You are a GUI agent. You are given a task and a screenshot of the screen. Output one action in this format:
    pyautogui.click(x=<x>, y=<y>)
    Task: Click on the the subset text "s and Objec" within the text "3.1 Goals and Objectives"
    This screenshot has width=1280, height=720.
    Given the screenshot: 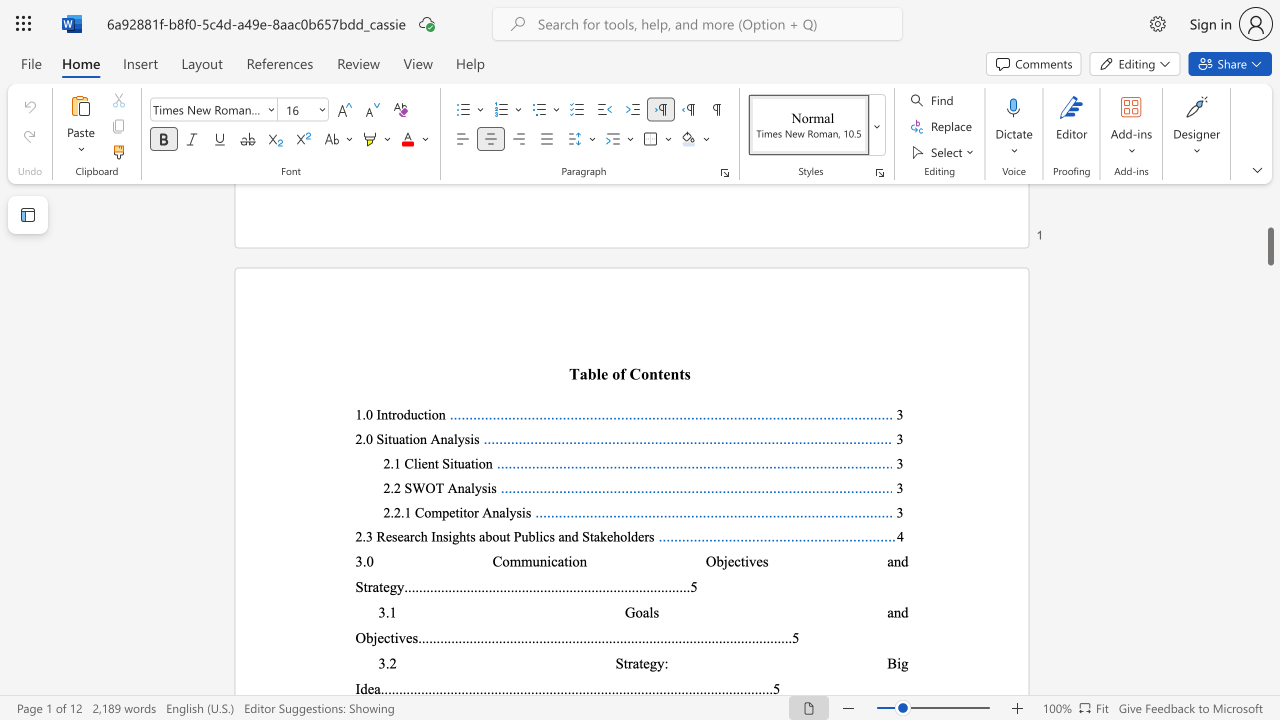 What is the action you would take?
    pyautogui.click(x=653, y=611)
    